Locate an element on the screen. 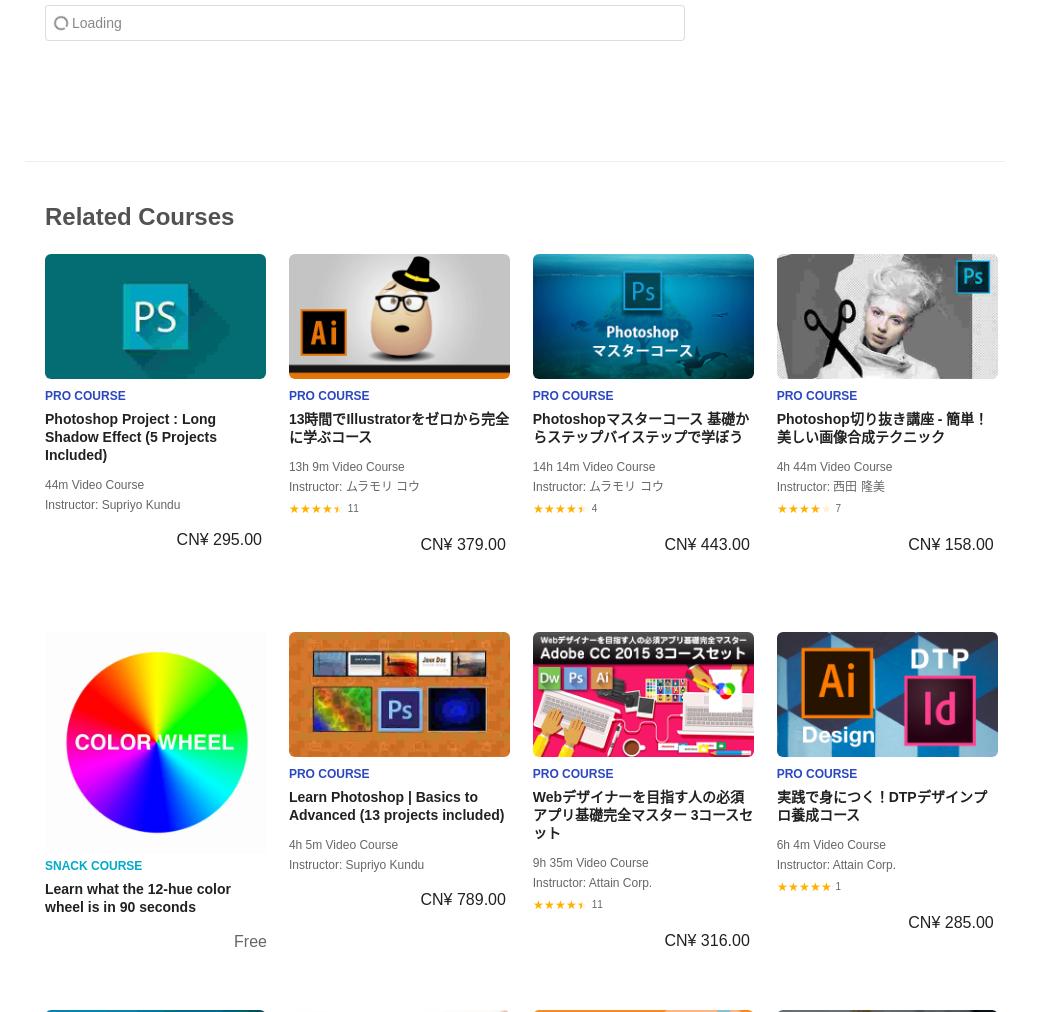 The width and height of the screenshot is (1050, 1012). 'CN¥ 285.00' is located at coordinates (949, 921).